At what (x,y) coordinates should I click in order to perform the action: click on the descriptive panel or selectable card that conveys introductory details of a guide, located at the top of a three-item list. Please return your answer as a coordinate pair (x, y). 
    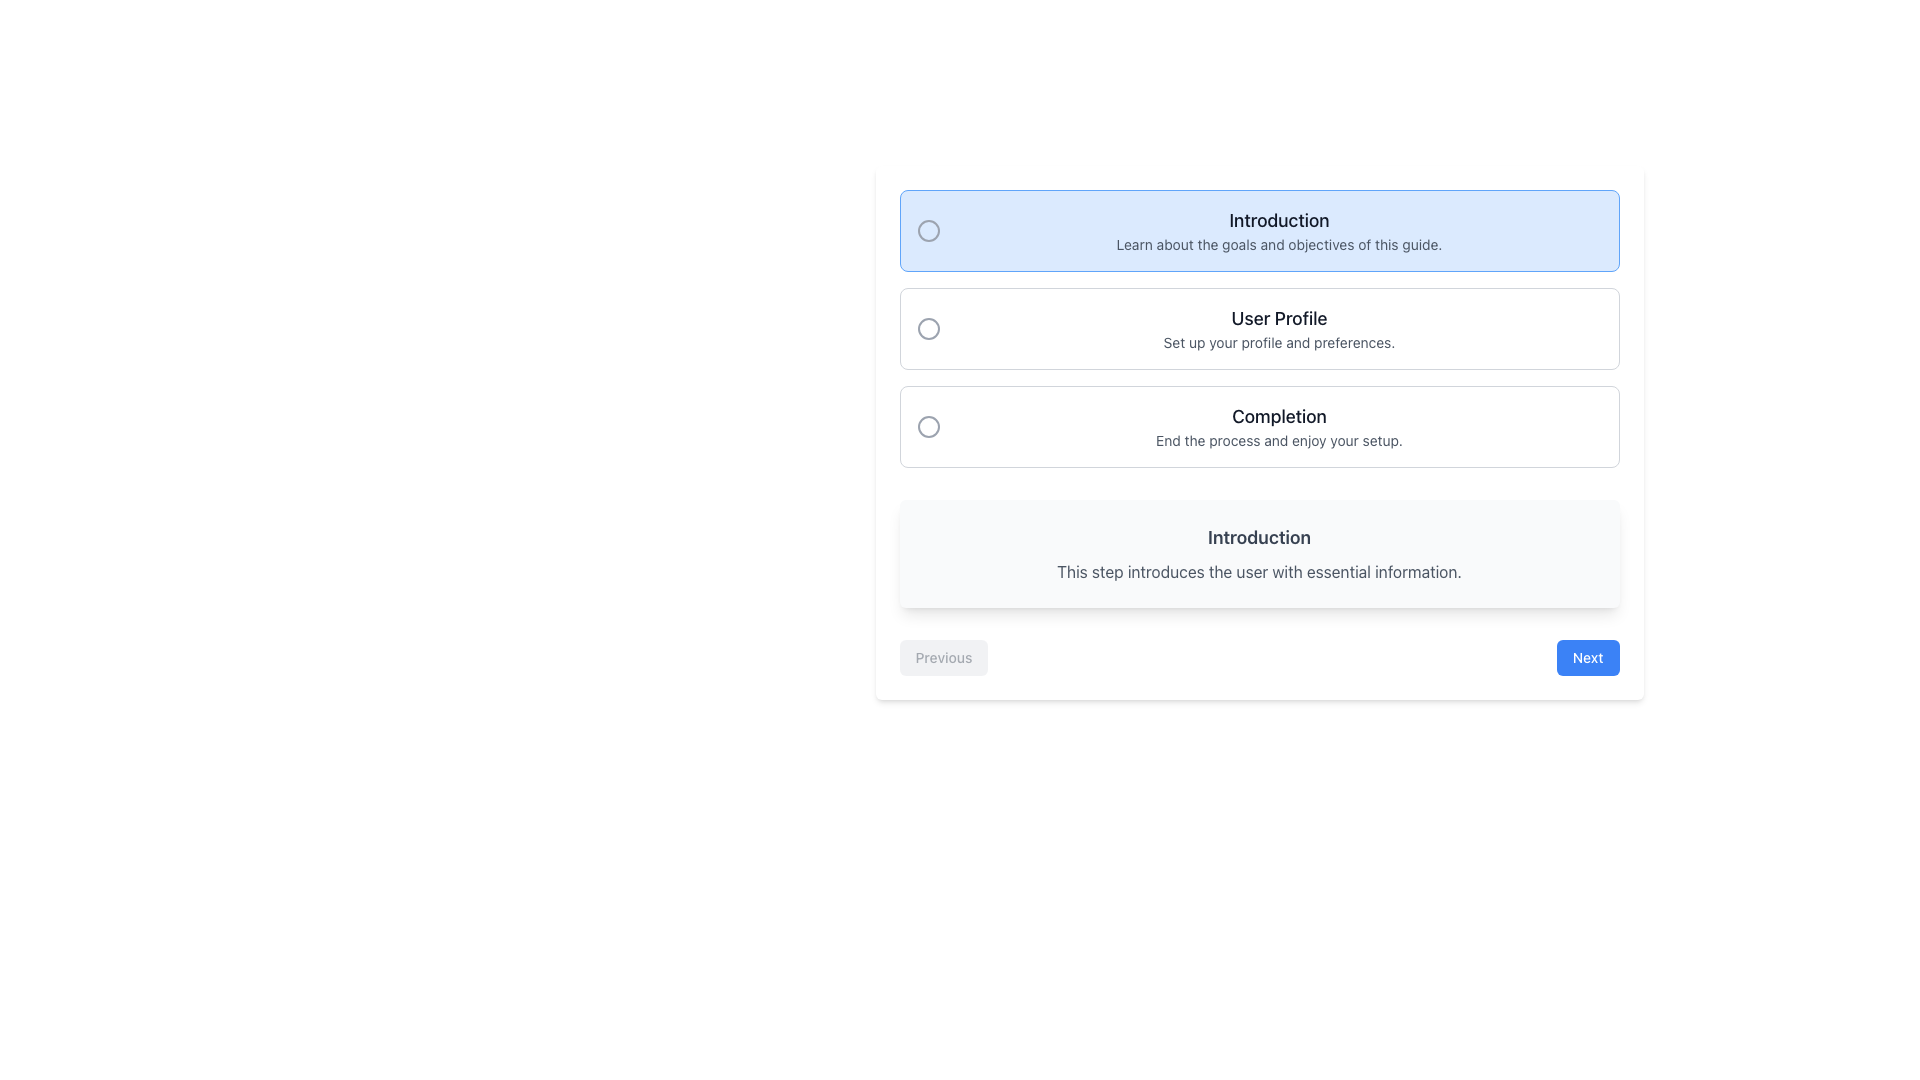
    Looking at the image, I should click on (1258, 230).